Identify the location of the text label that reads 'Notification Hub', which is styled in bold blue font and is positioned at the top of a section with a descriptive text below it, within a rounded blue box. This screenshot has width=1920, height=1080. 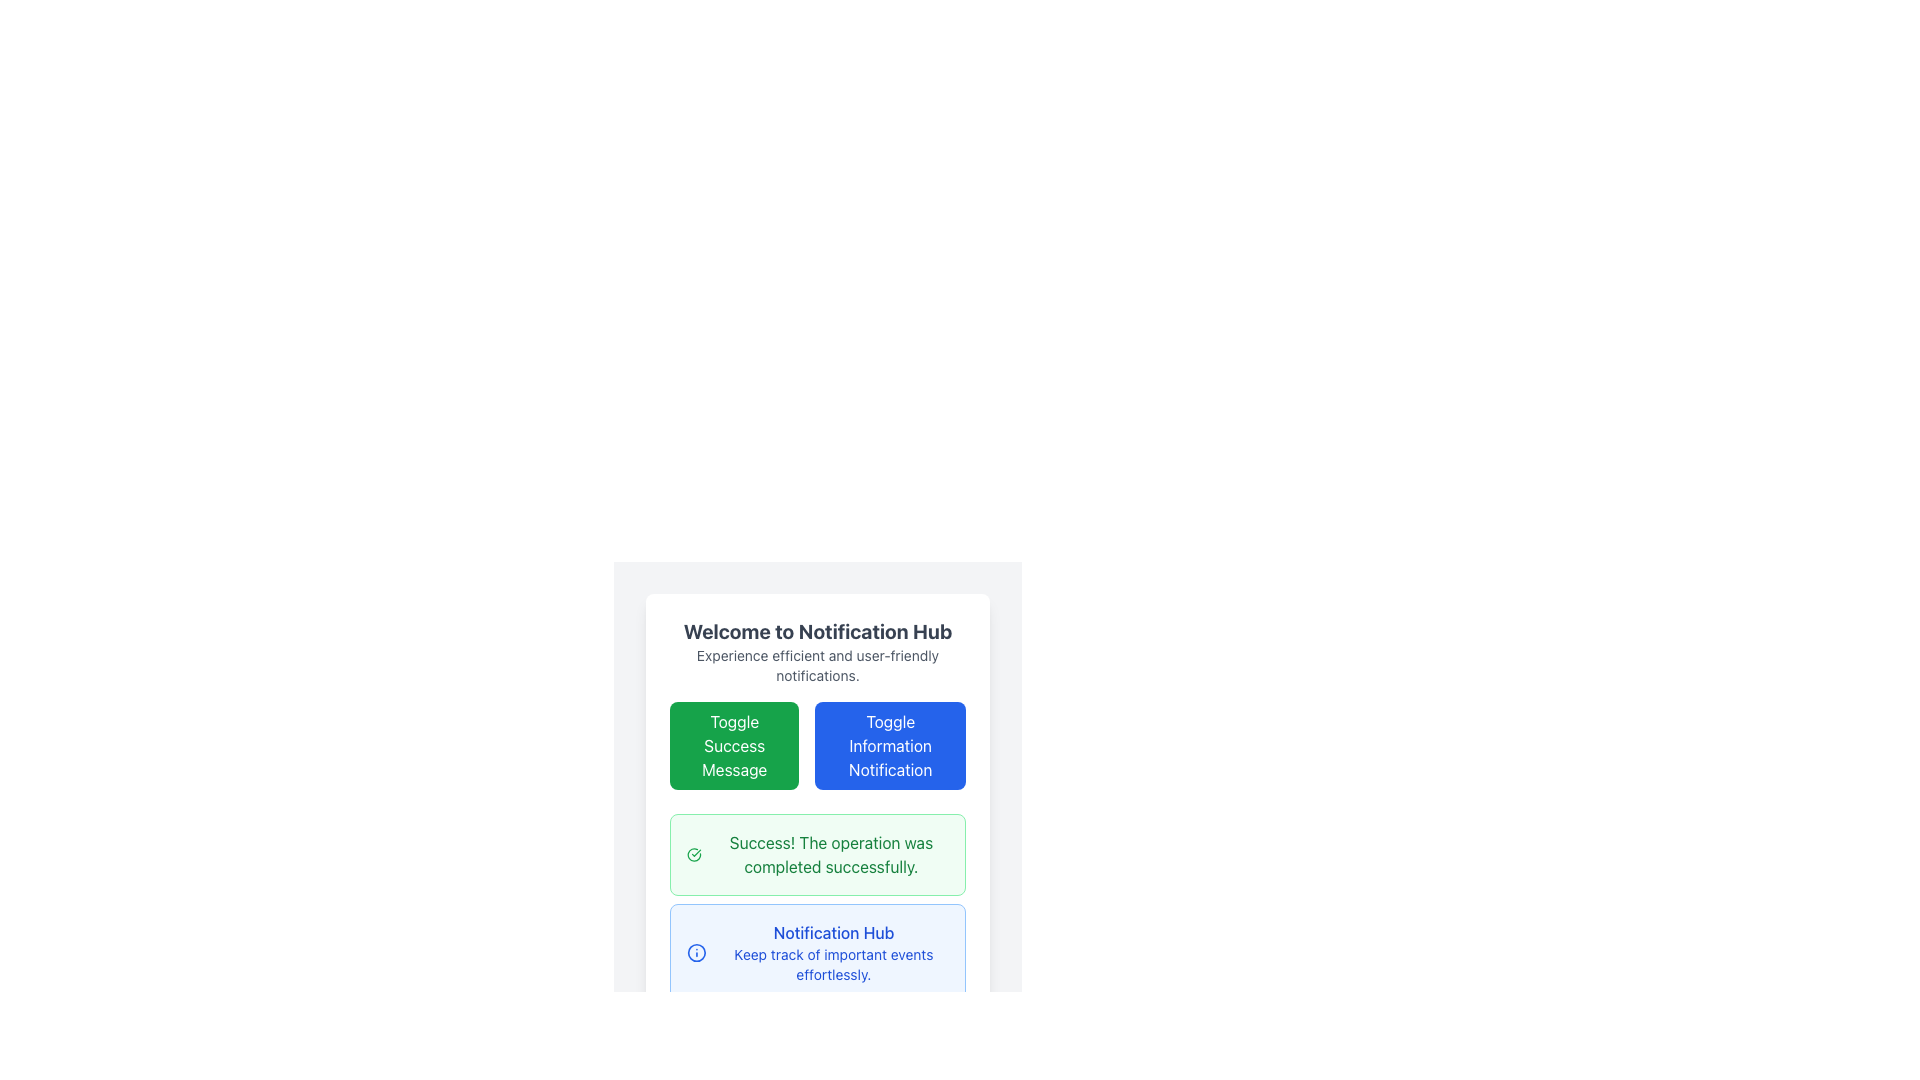
(833, 933).